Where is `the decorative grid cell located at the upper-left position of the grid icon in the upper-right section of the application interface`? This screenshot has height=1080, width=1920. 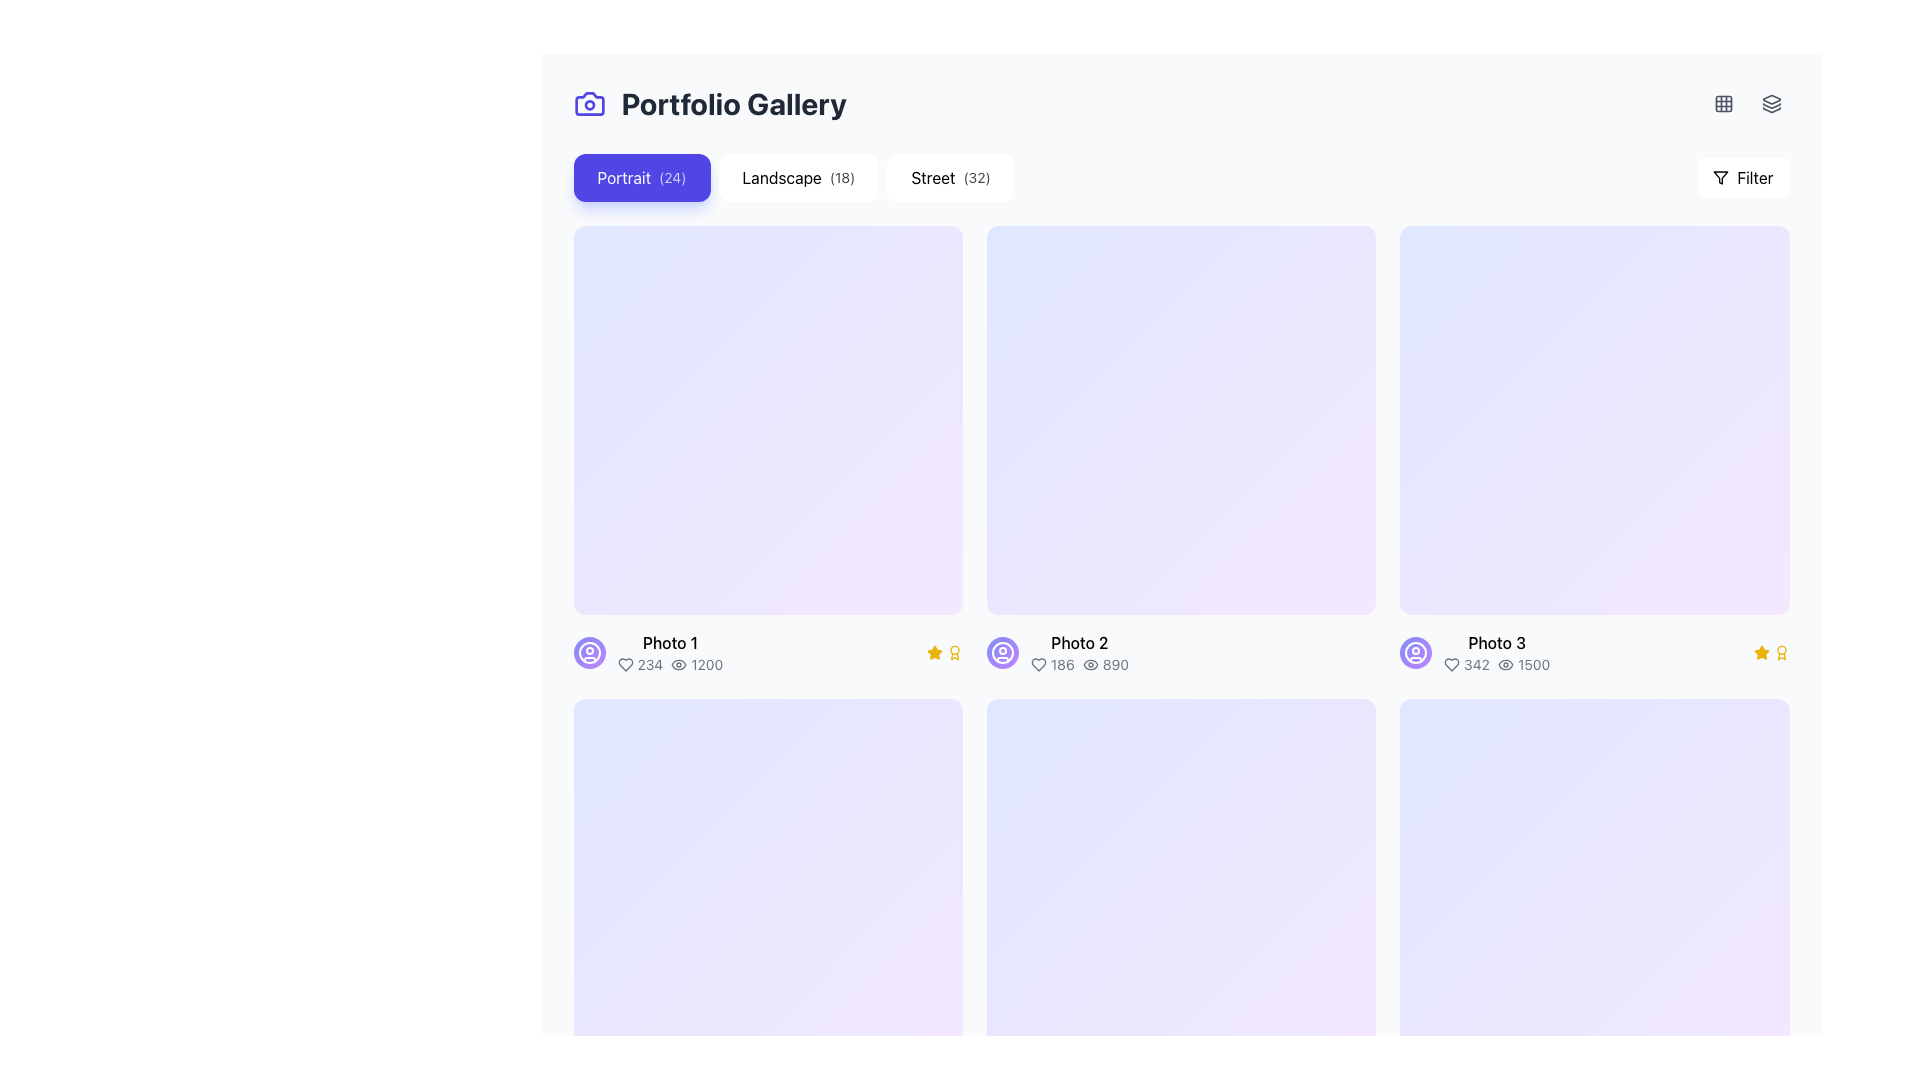
the decorative grid cell located at the upper-left position of the grid icon in the upper-right section of the application interface is located at coordinates (1722, 104).